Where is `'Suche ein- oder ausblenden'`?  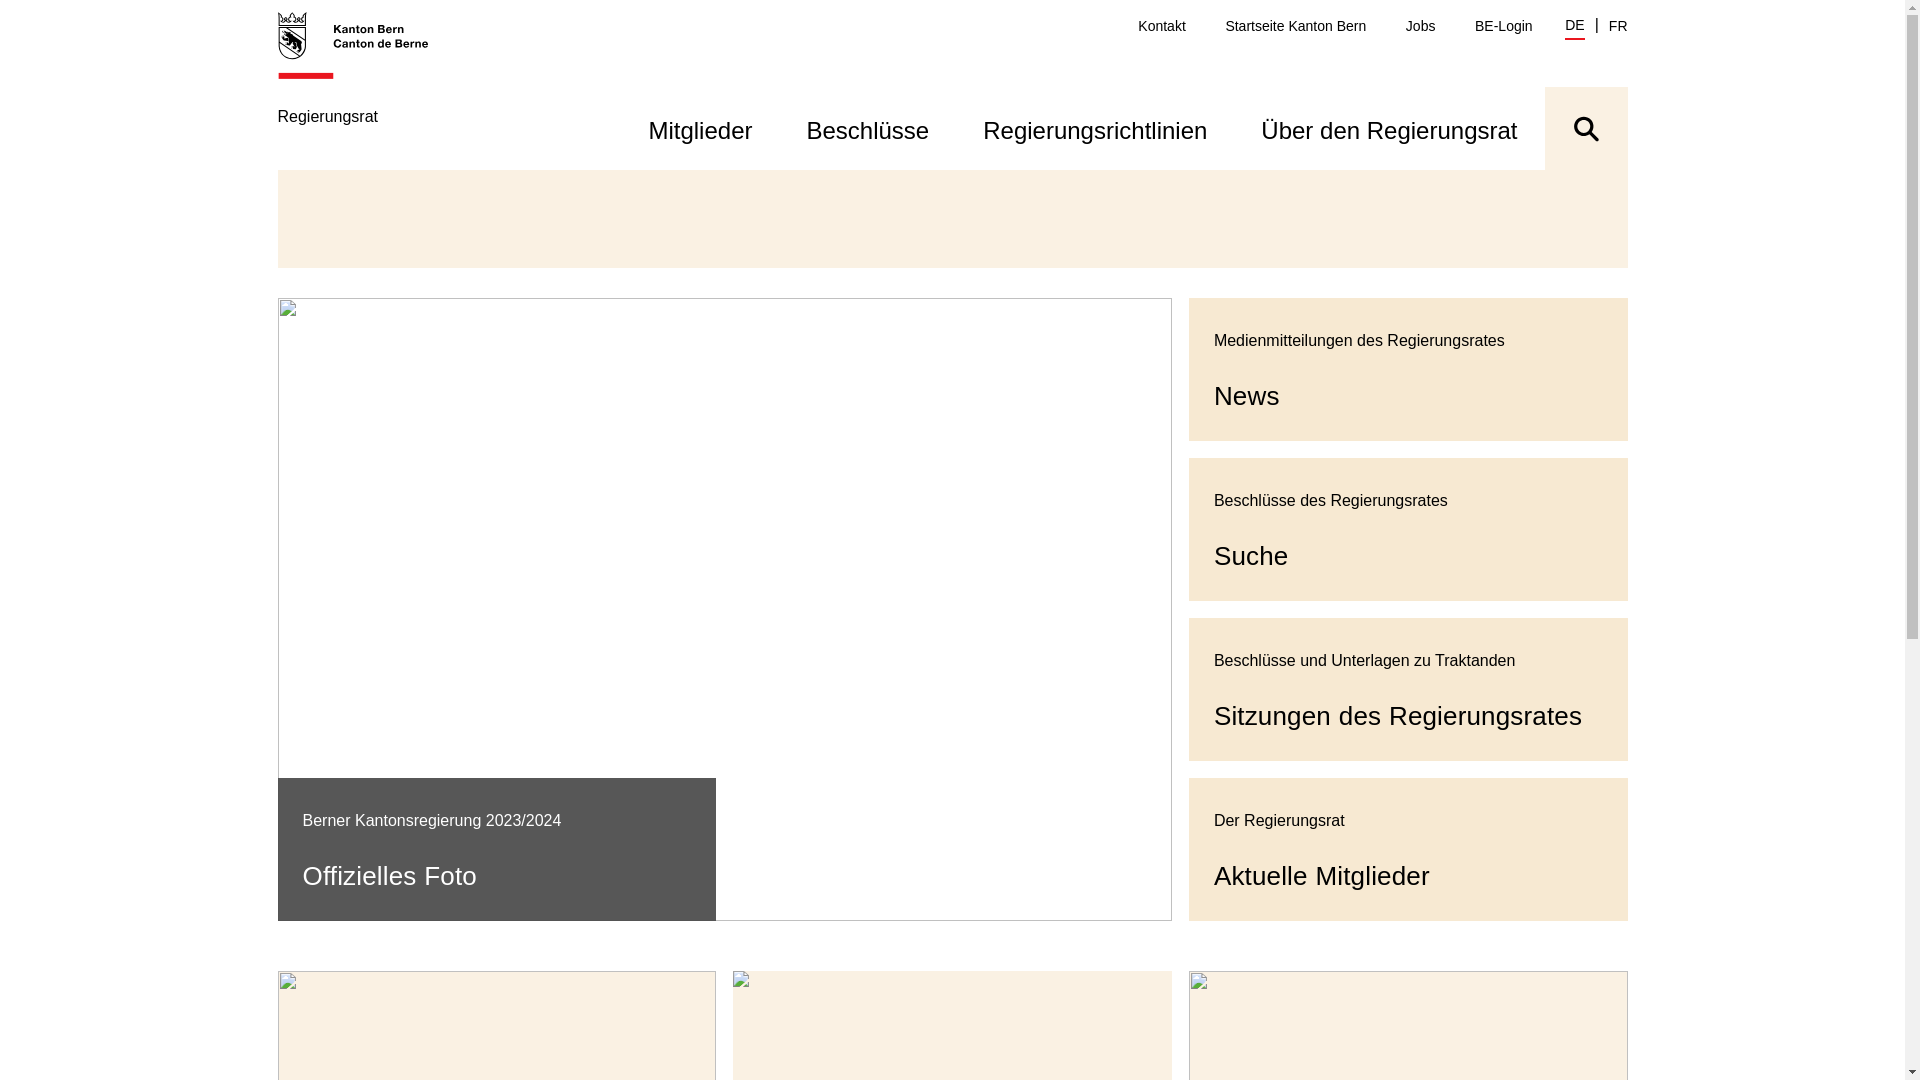
'Suche ein- oder ausblenden' is located at coordinates (1584, 128).